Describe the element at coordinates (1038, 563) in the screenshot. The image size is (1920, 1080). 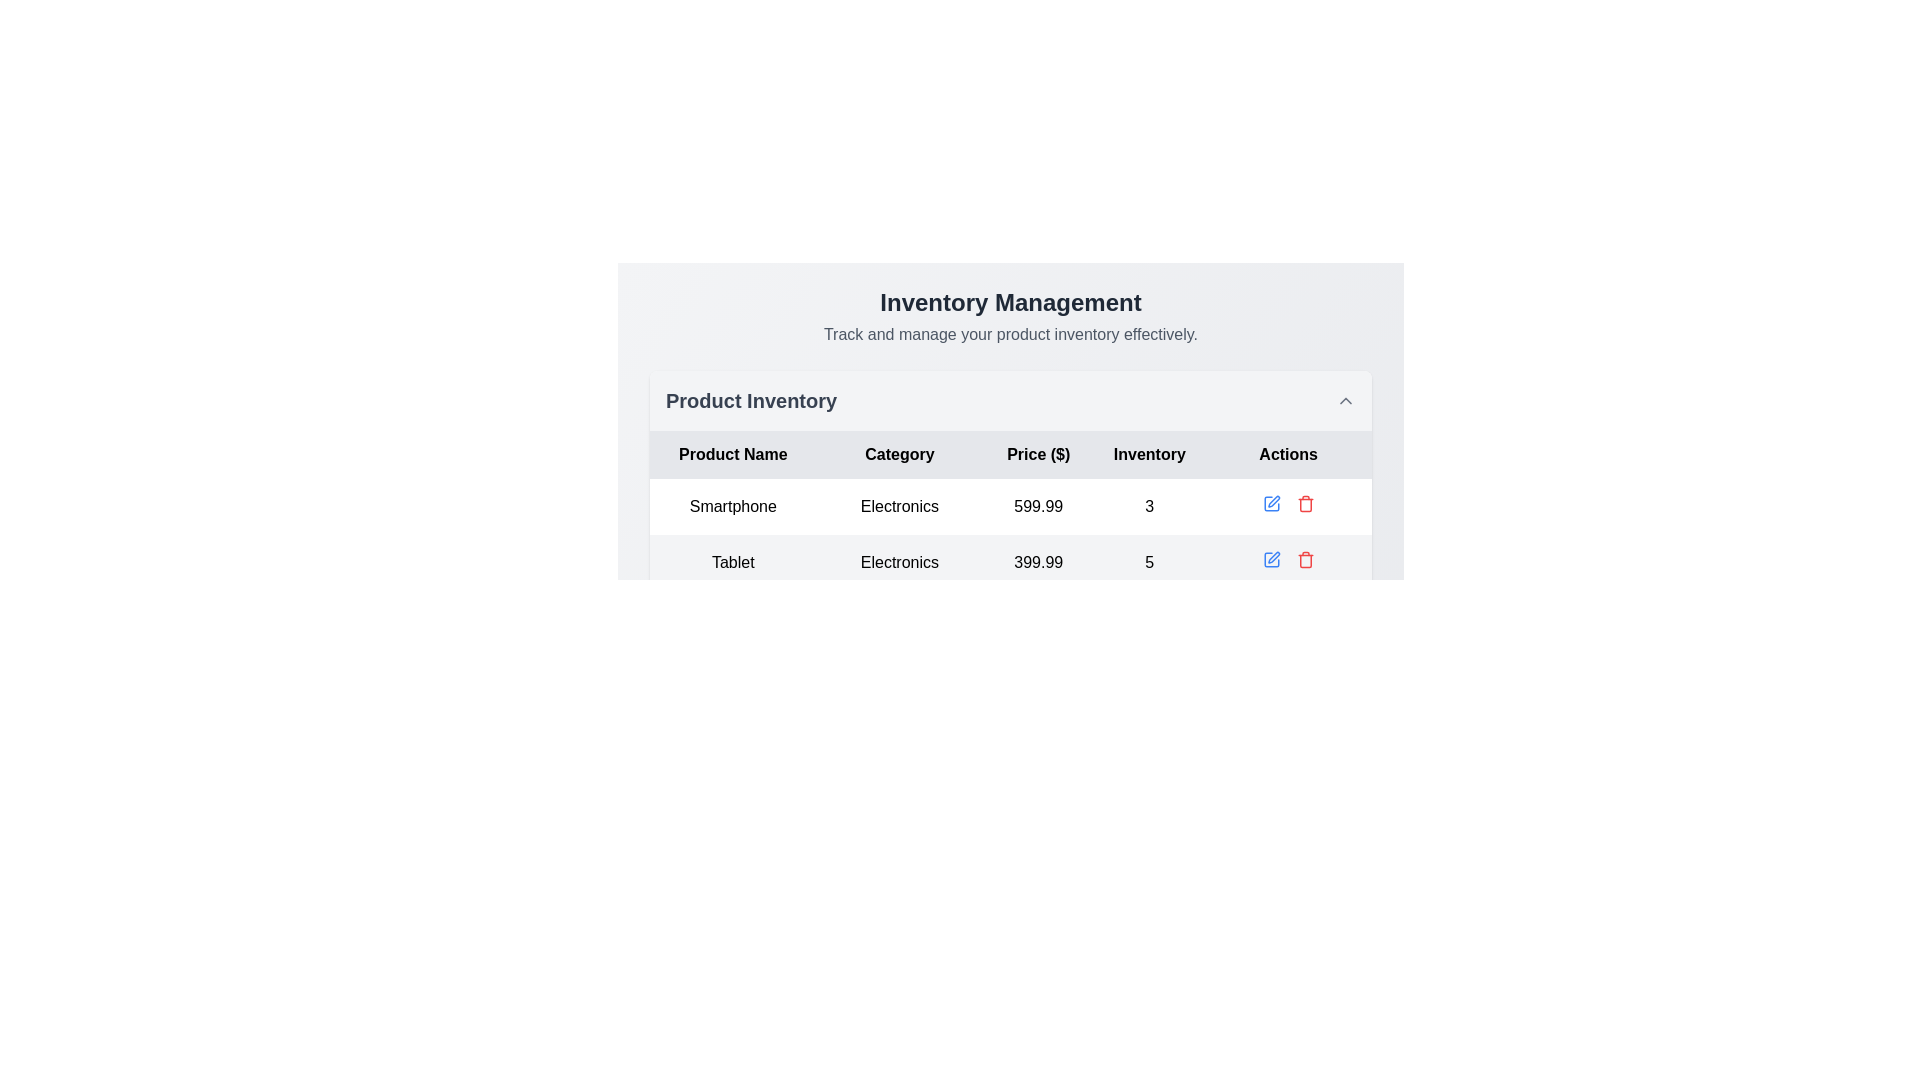
I see `the text element displaying the value '399.99' in the 'Price ($)' column of the second row of the table for the item 'Tablet'` at that location.